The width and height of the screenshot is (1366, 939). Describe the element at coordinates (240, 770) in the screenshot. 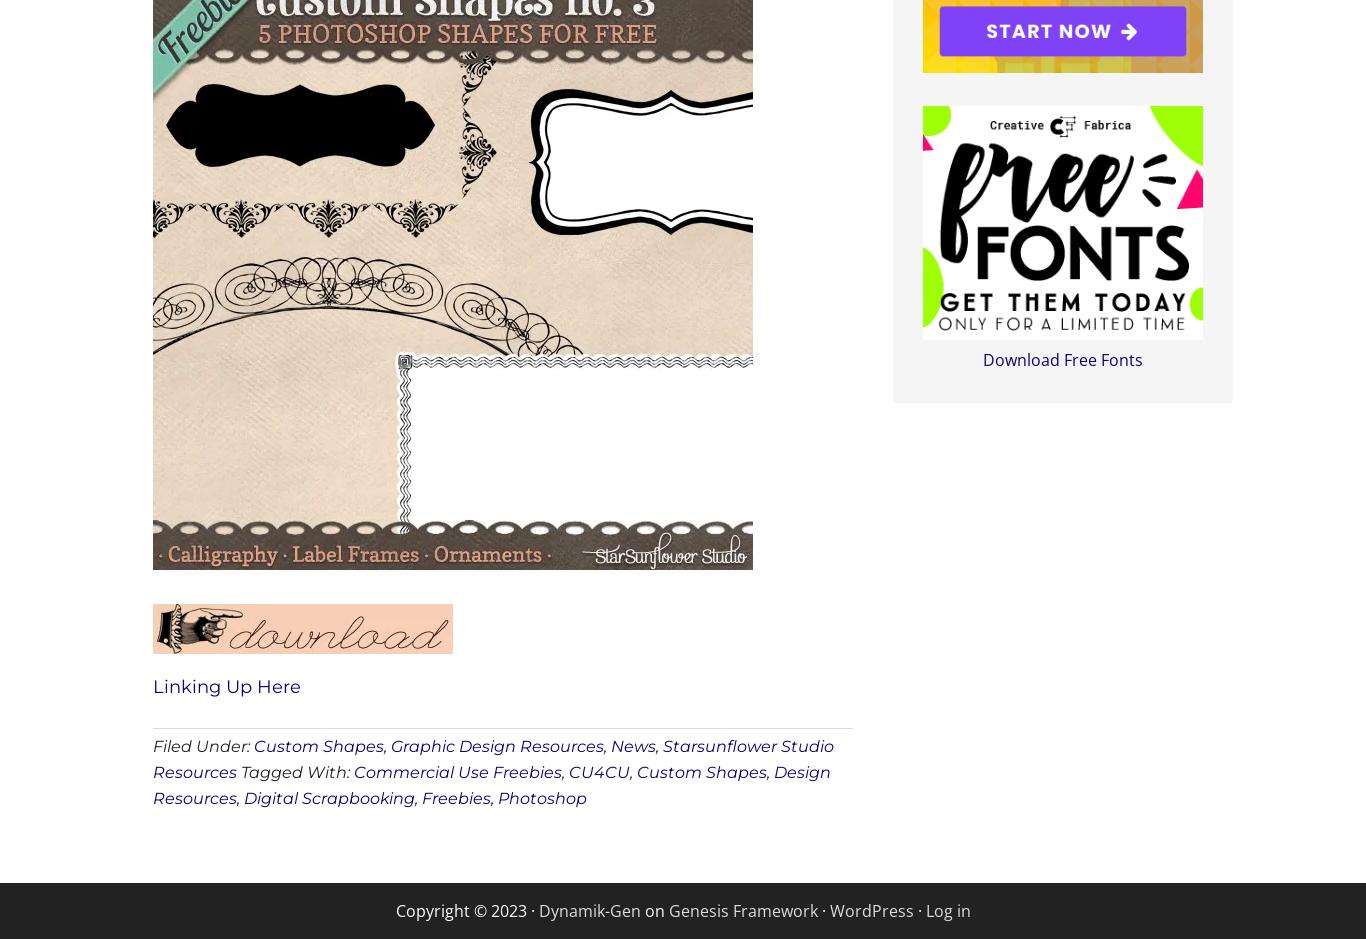

I see `'Tagged With:'` at that location.